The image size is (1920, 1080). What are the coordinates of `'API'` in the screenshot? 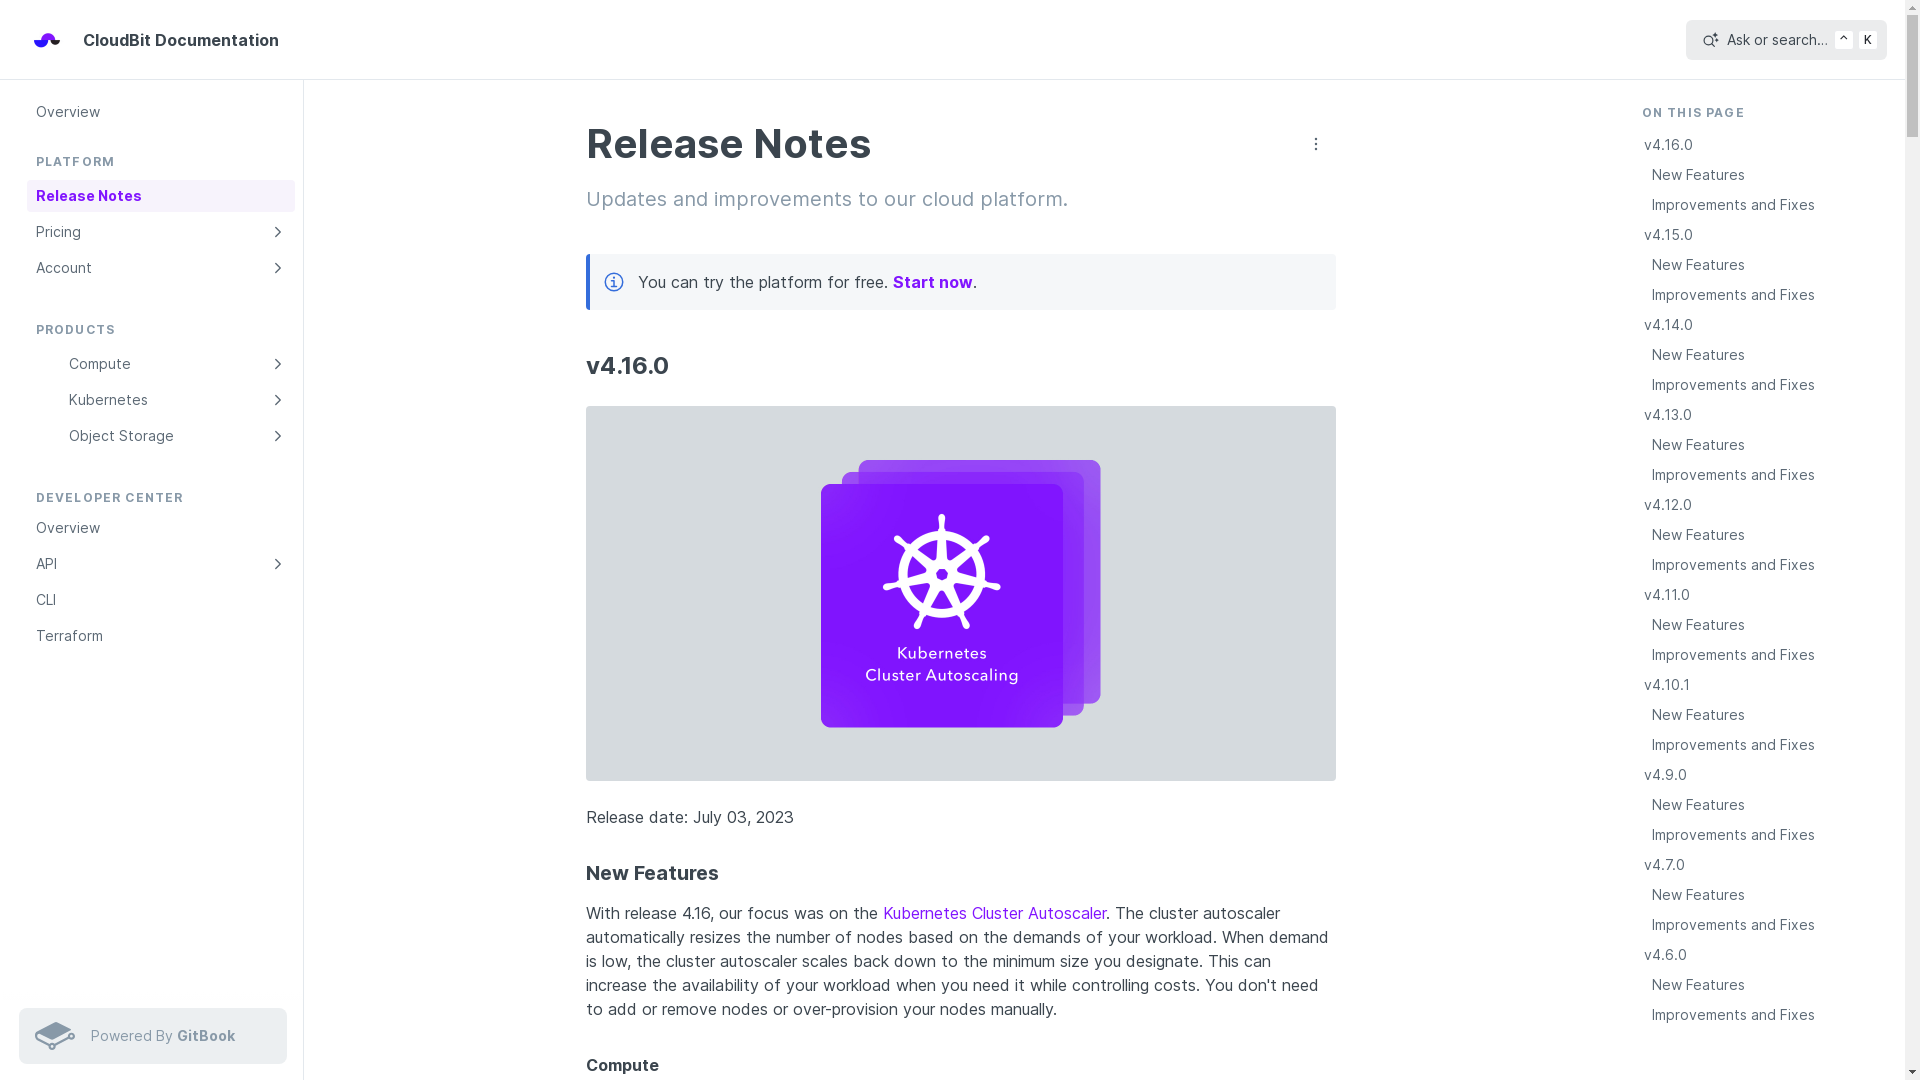 It's located at (158, 563).